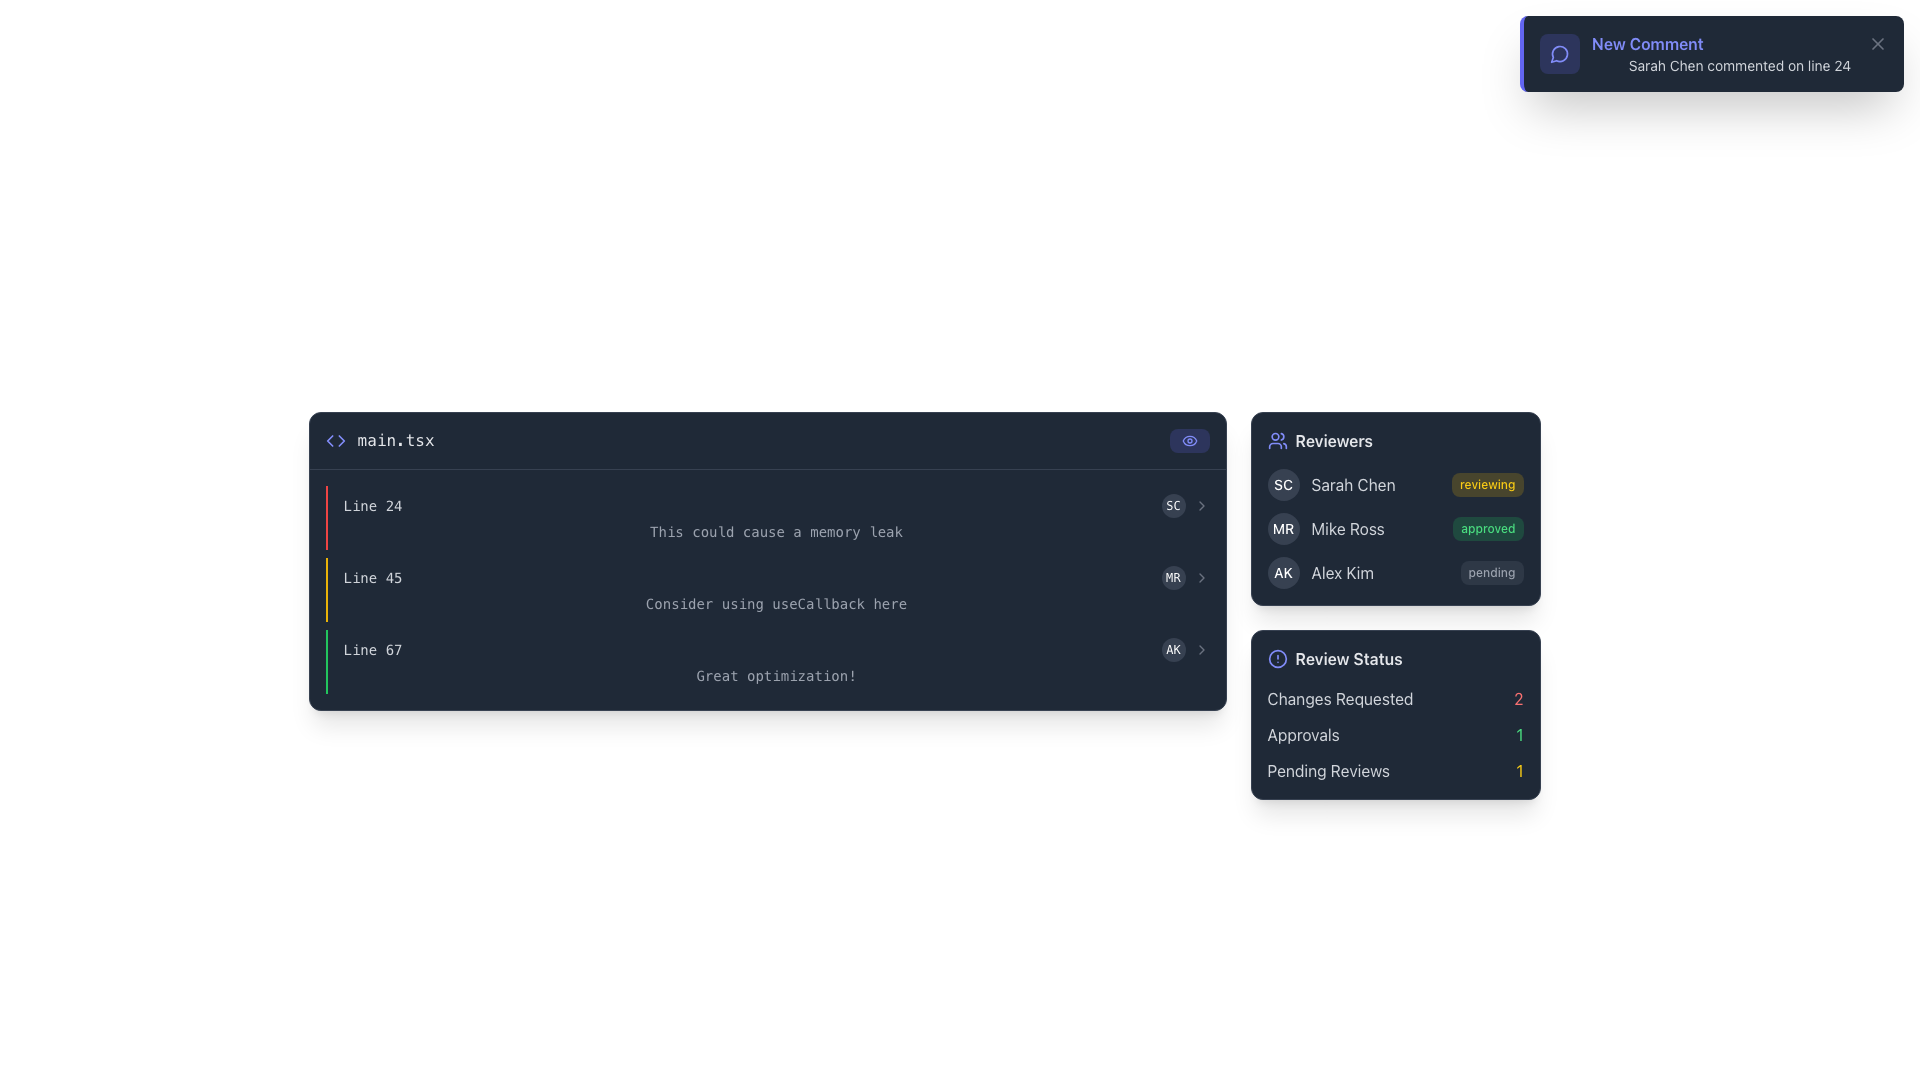 The width and height of the screenshot is (1920, 1080). I want to click on the header text labeled 'Review Status' accompanied by a blue circle icon with an exclamation mark, located at the top of the segmented panel, so click(1394, 659).